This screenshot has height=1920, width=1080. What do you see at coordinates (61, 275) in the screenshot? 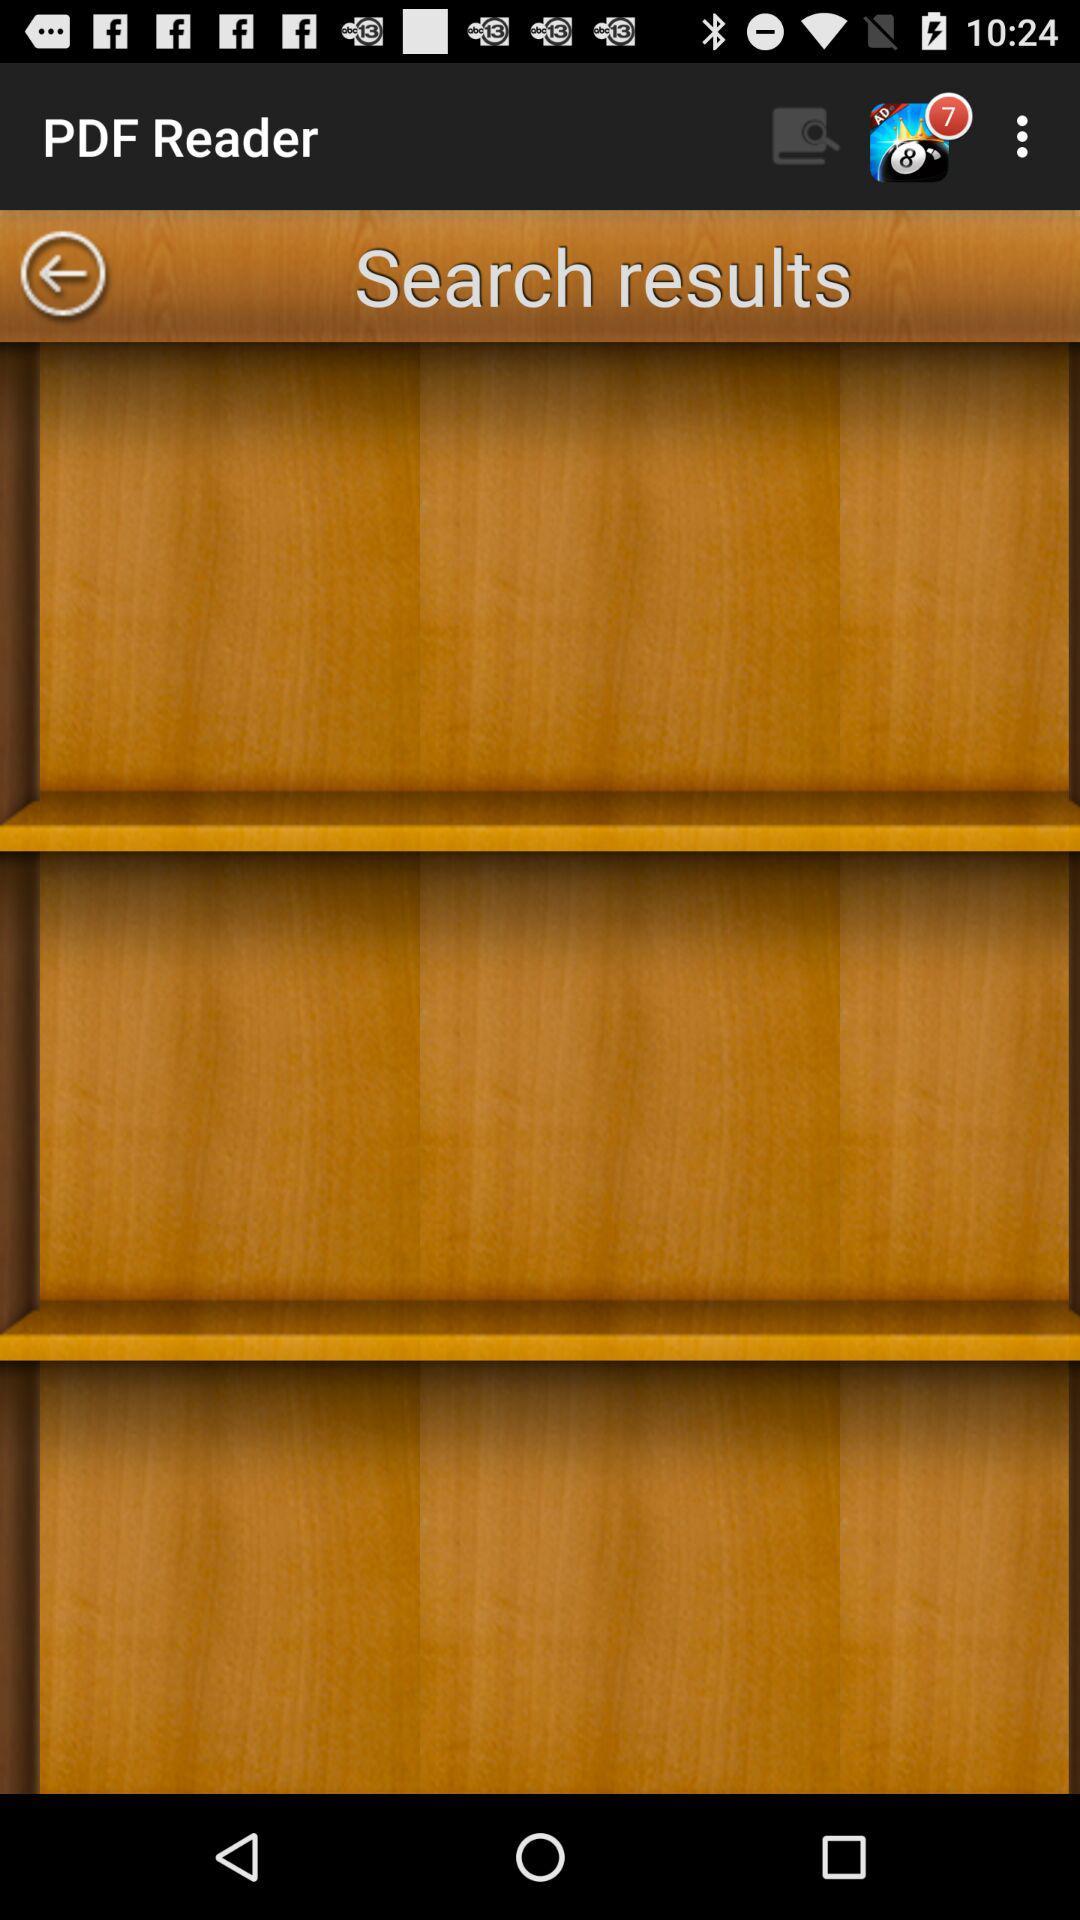
I see `the icon to the left of the search results app` at bounding box center [61, 275].